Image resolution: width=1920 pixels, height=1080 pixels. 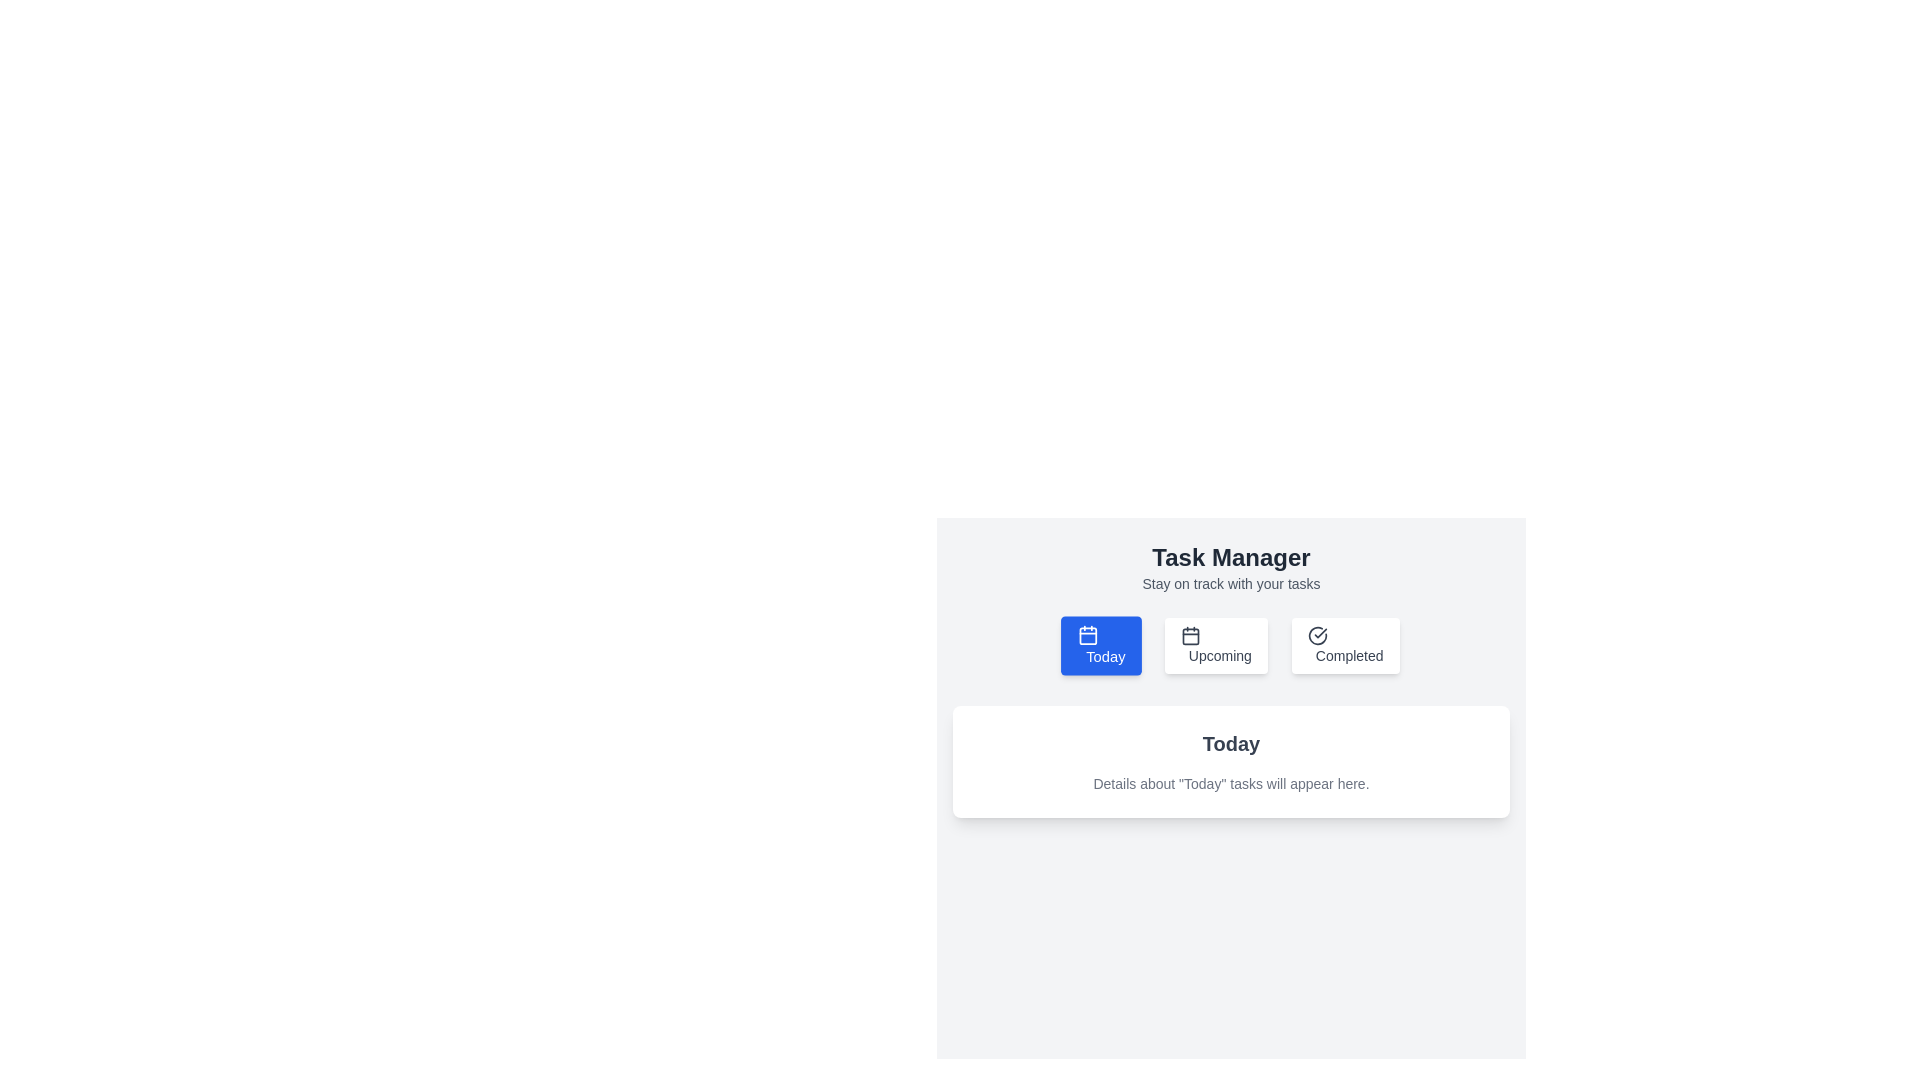 I want to click on the 'Task Manager' text label, which is a prominent, bold label in dark gray color, positioned centrally above navigation options, so click(x=1230, y=558).